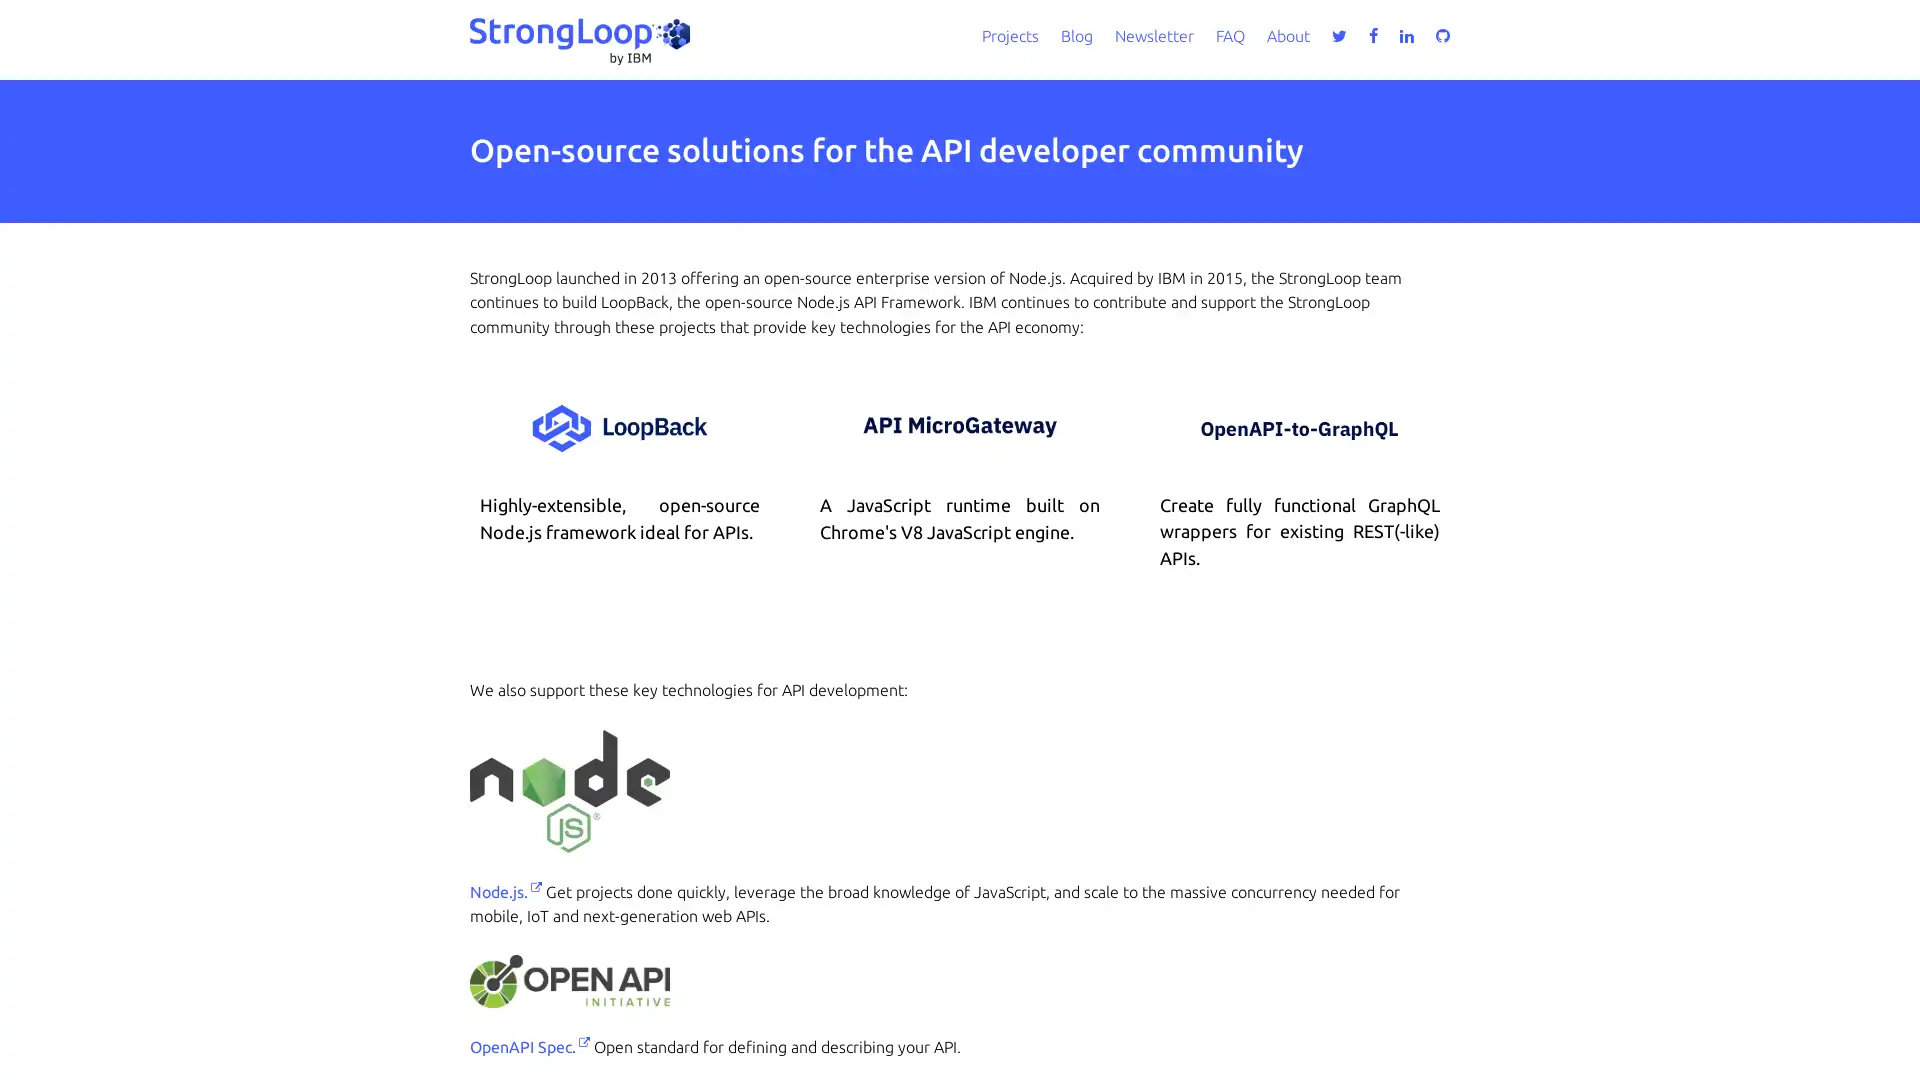 This screenshot has width=1920, height=1080. I want to click on close icon, so click(1904, 928).